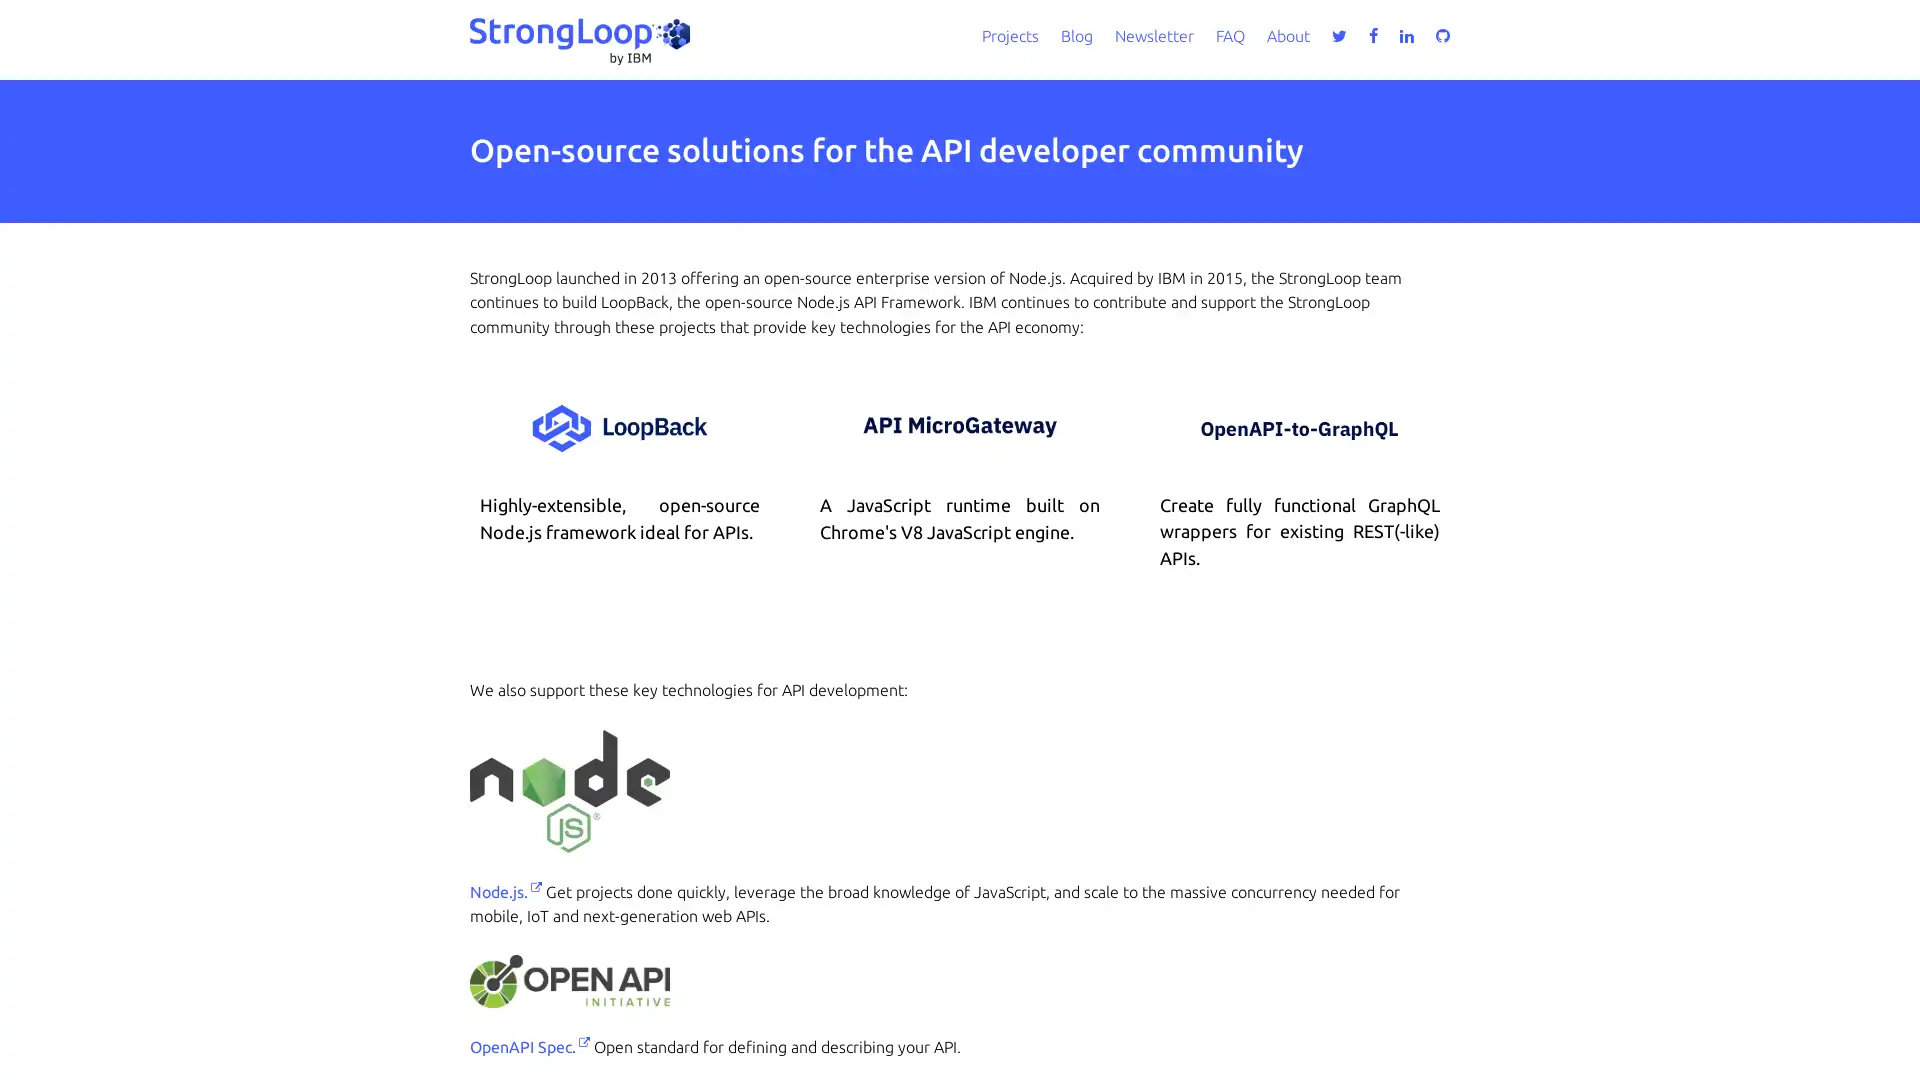 This screenshot has width=1920, height=1080. I want to click on close icon, so click(1904, 928).